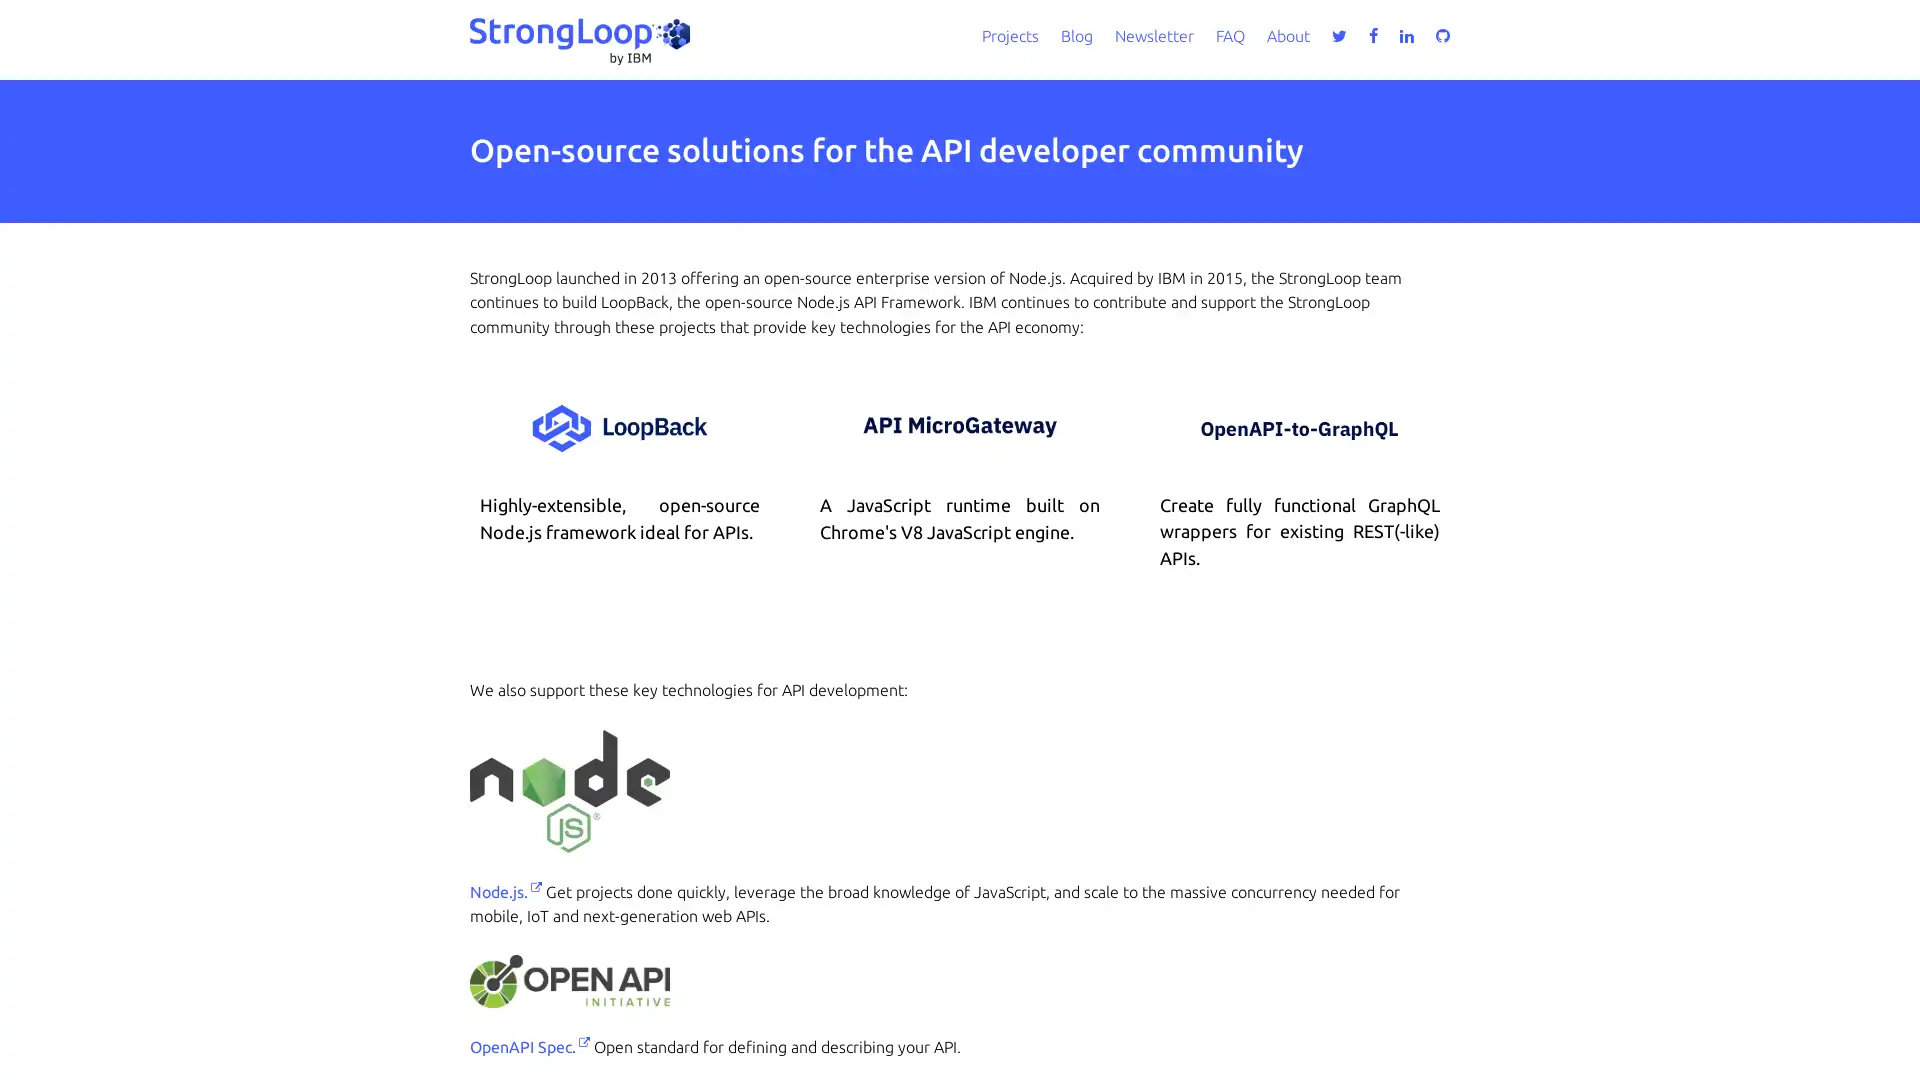 This screenshot has width=1920, height=1080. I want to click on close icon, so click(1904, 928).